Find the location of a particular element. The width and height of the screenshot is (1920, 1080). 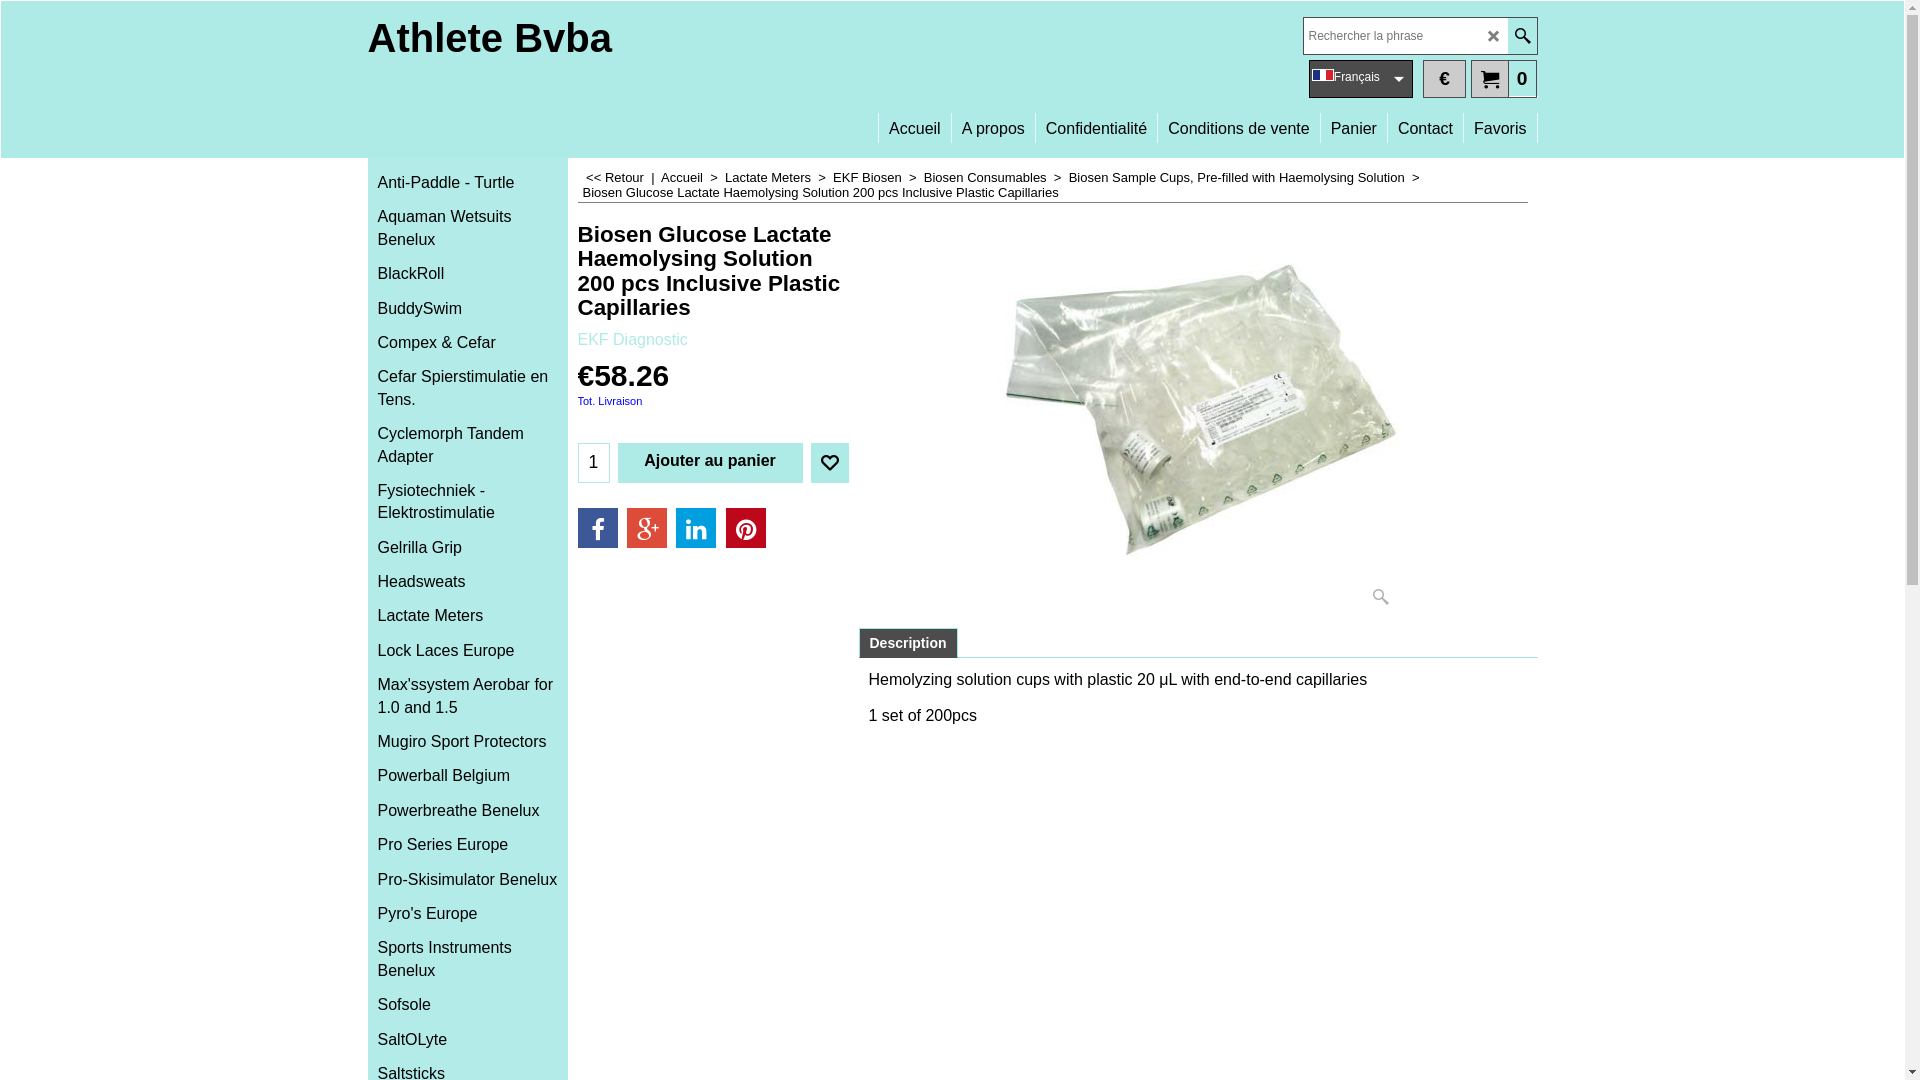

'Lock Laces Europe' is located at coordinates (467, 651).